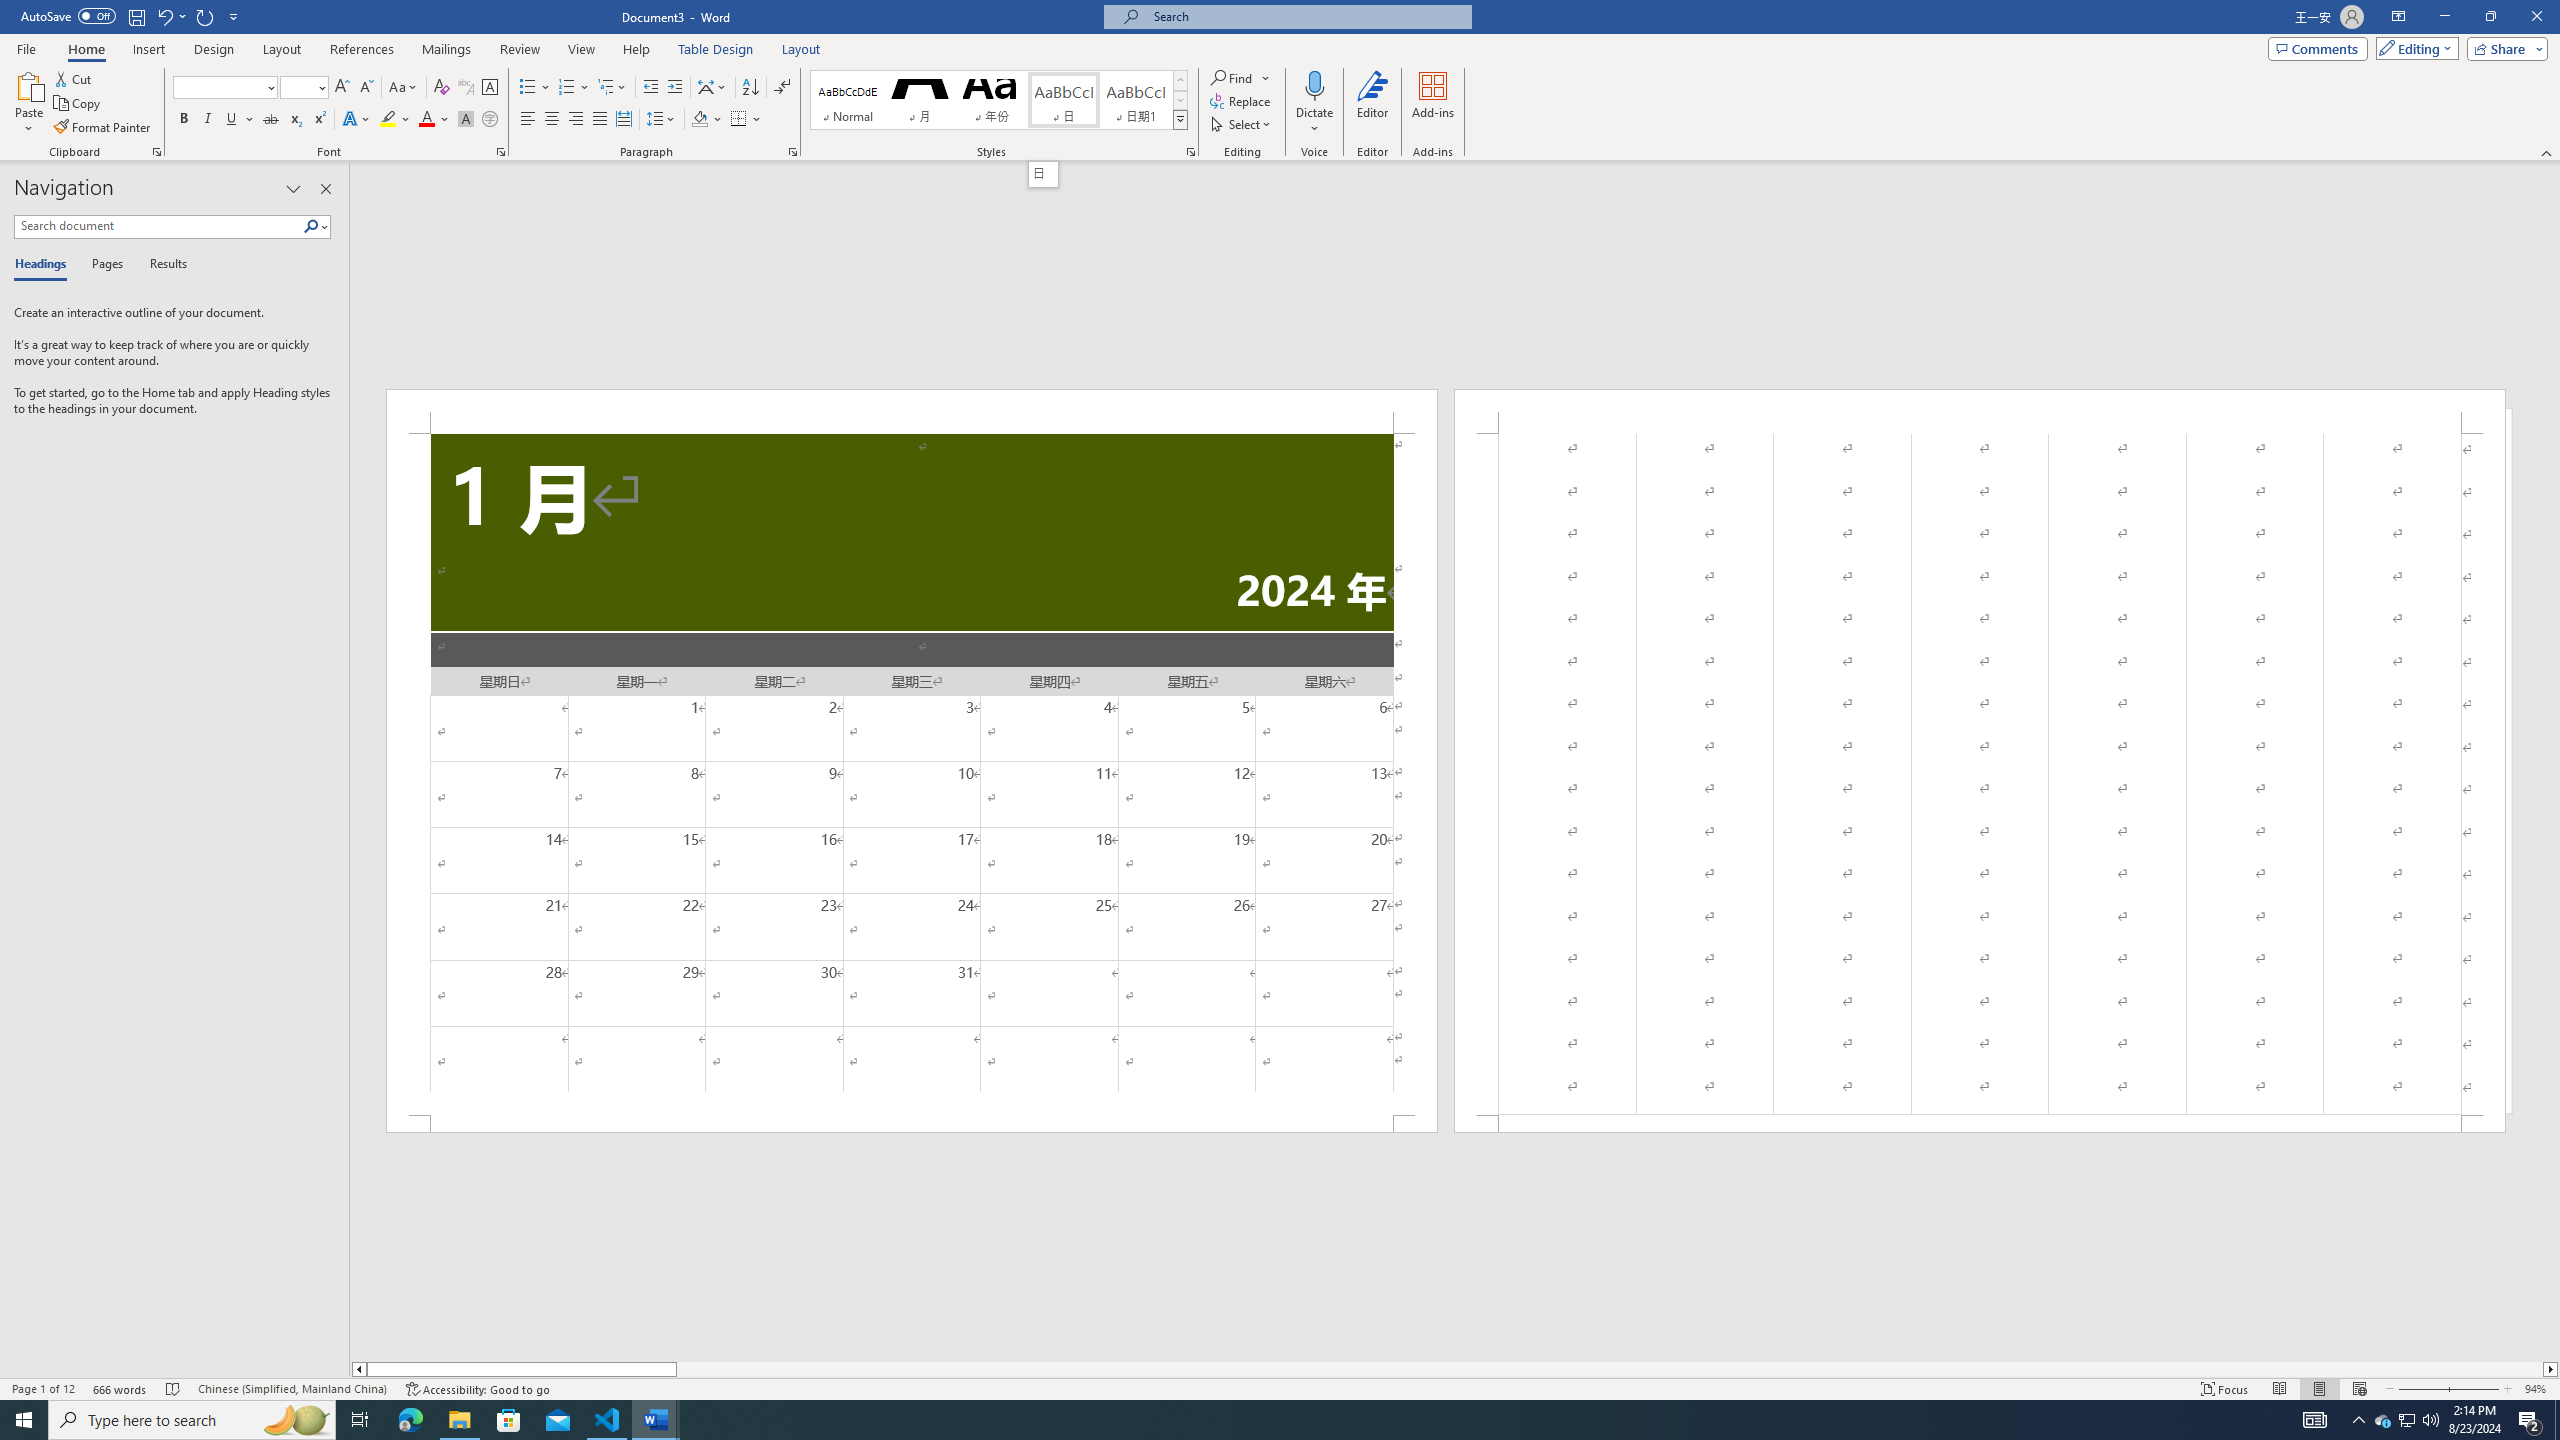 The width and height of the screenshot is (2560, 1440). Describe the element at coordinates (501, 150) in the screenshot. I see `'Font...'` at that location.